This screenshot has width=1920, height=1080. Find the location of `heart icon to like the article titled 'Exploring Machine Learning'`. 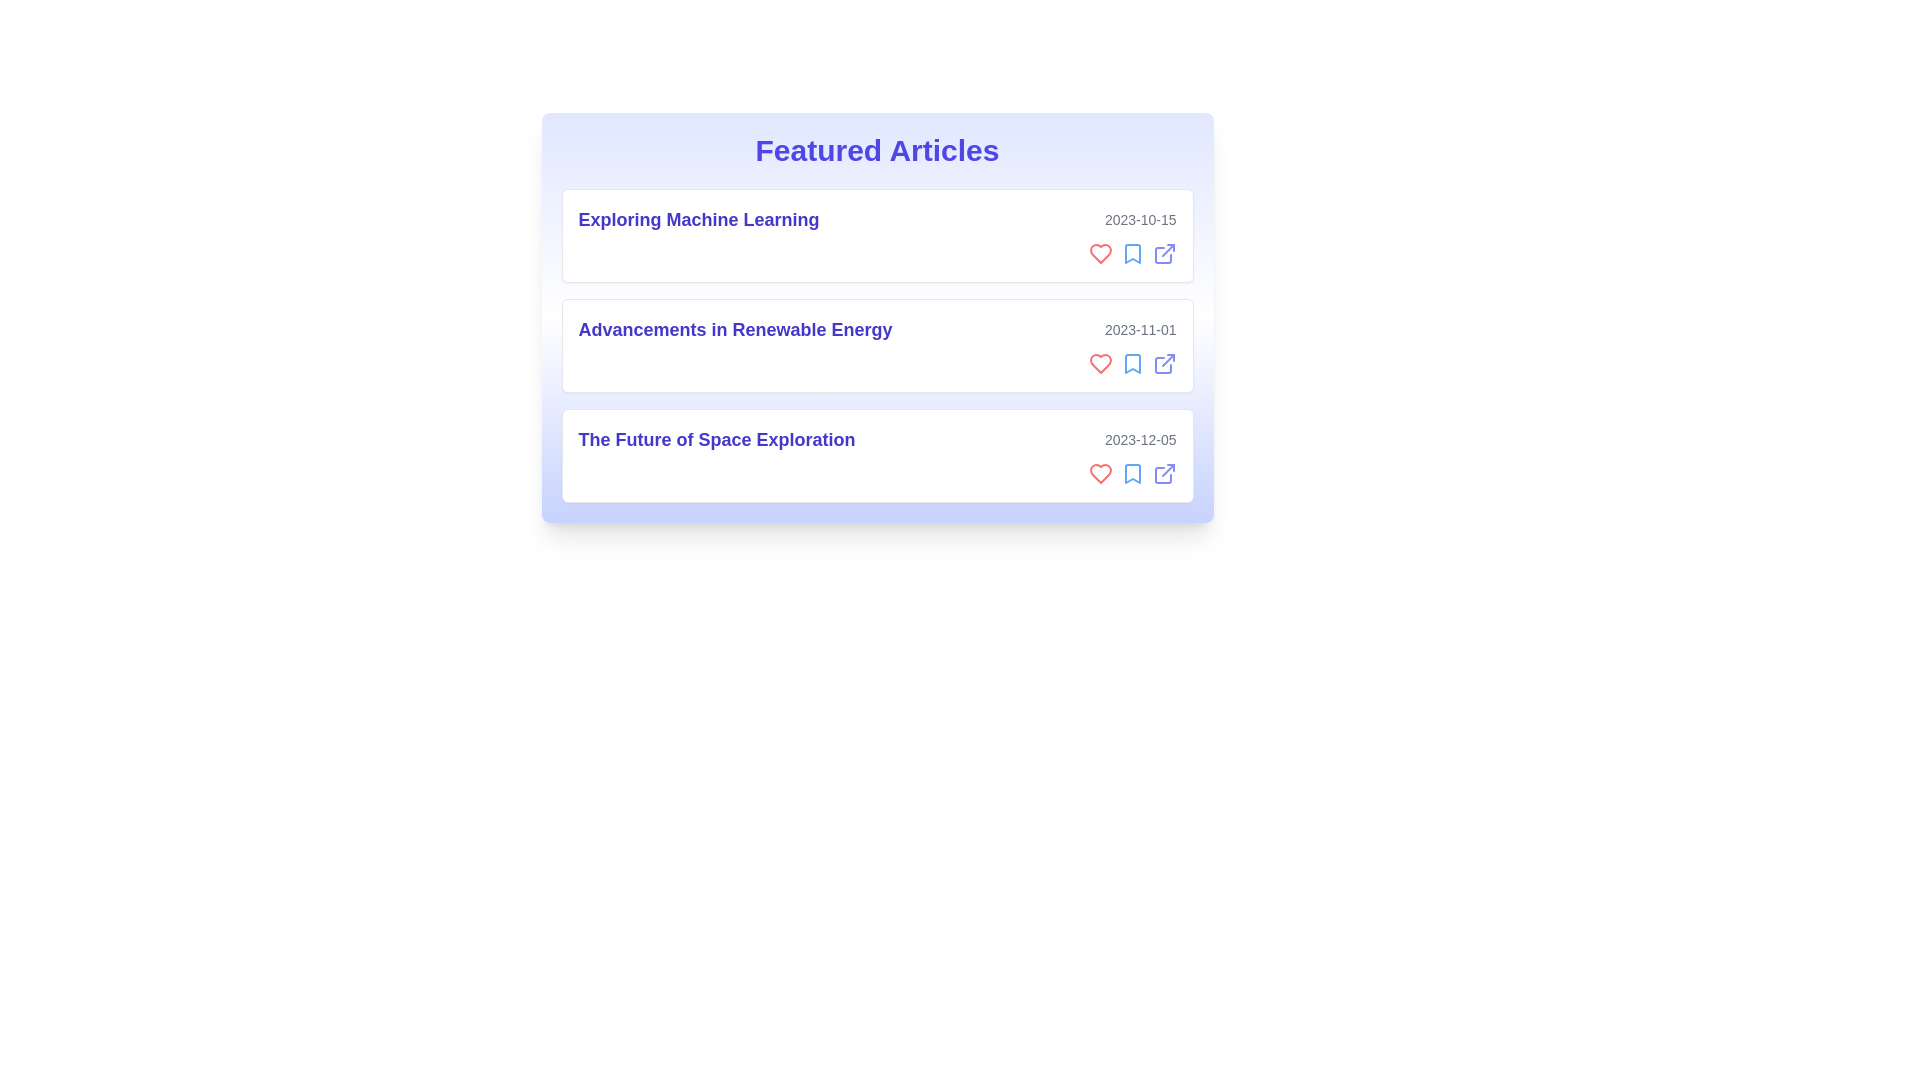

heart icon to like the article titled 'Exploring Machine Learning' is located at coordinates (1099, 253).